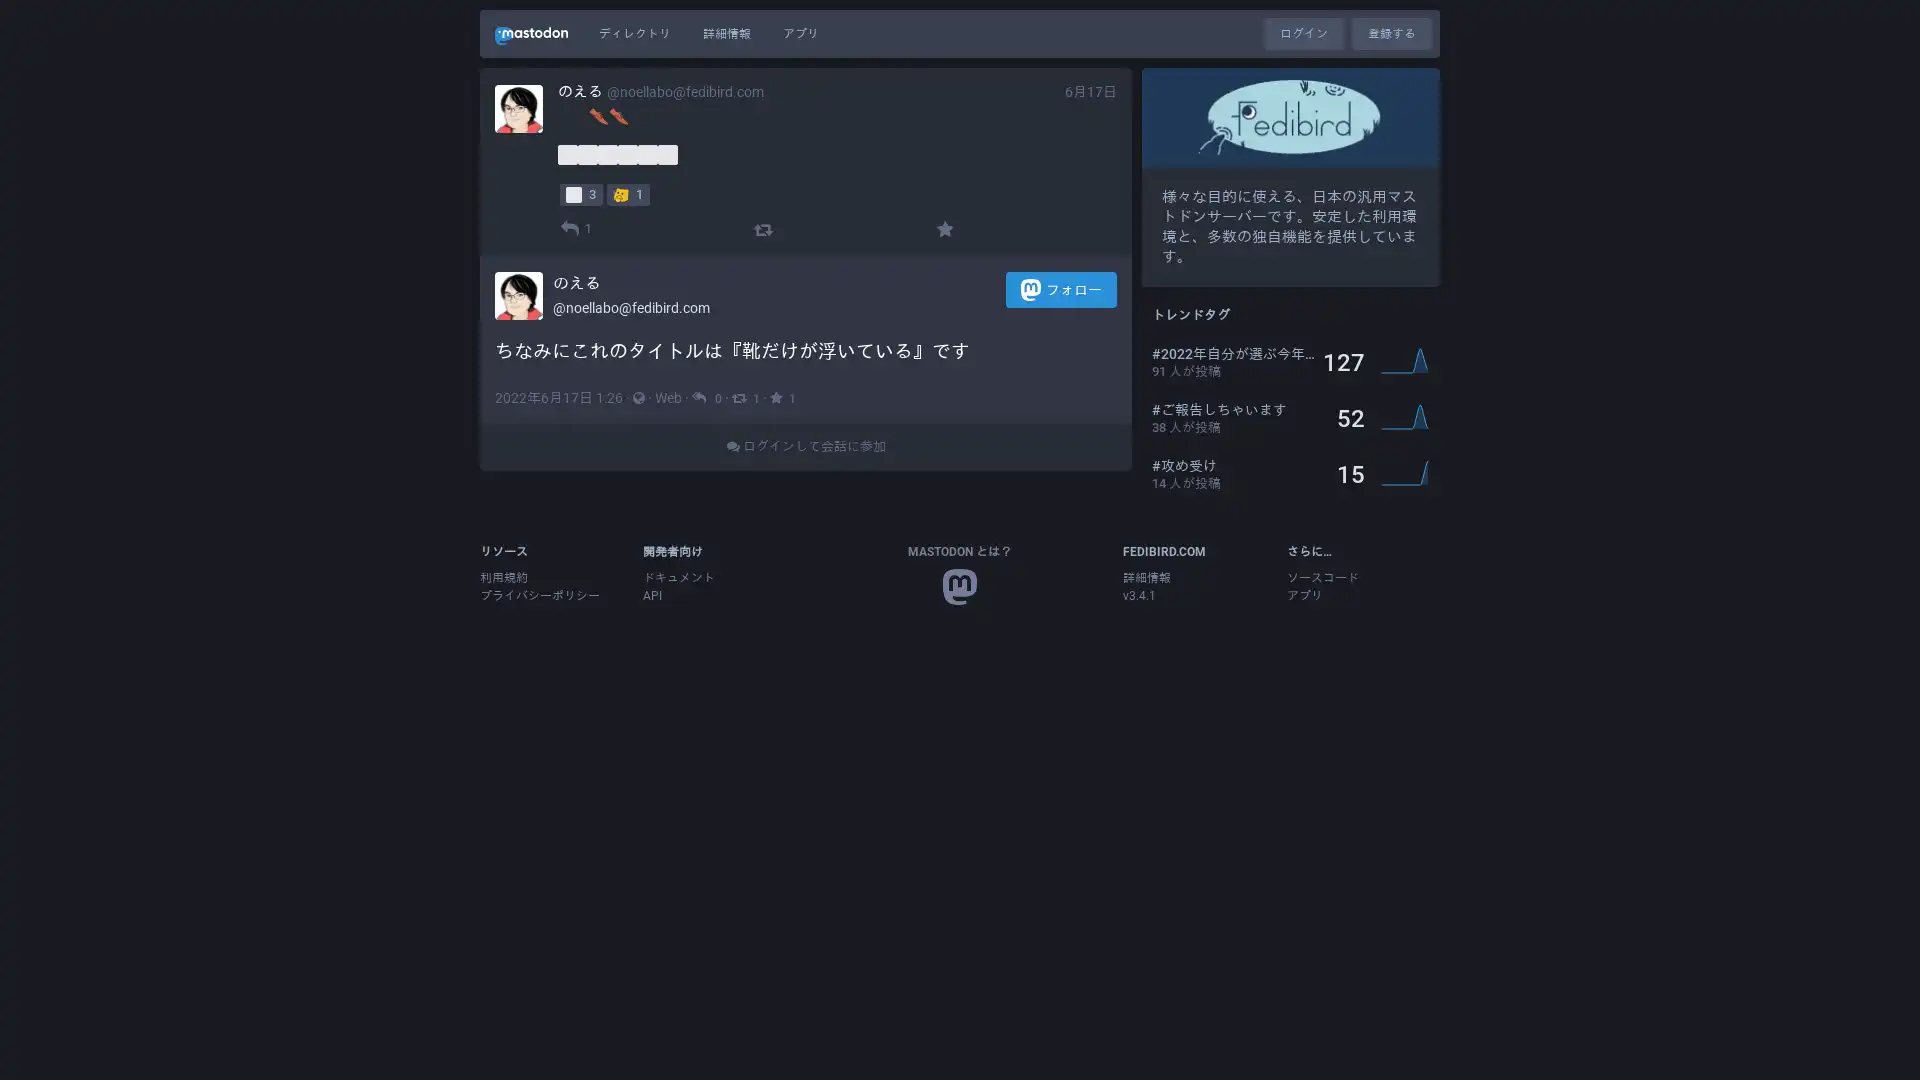 This screenshot has width=1920, height=1080. I want to click on 3, so click(580, 193).